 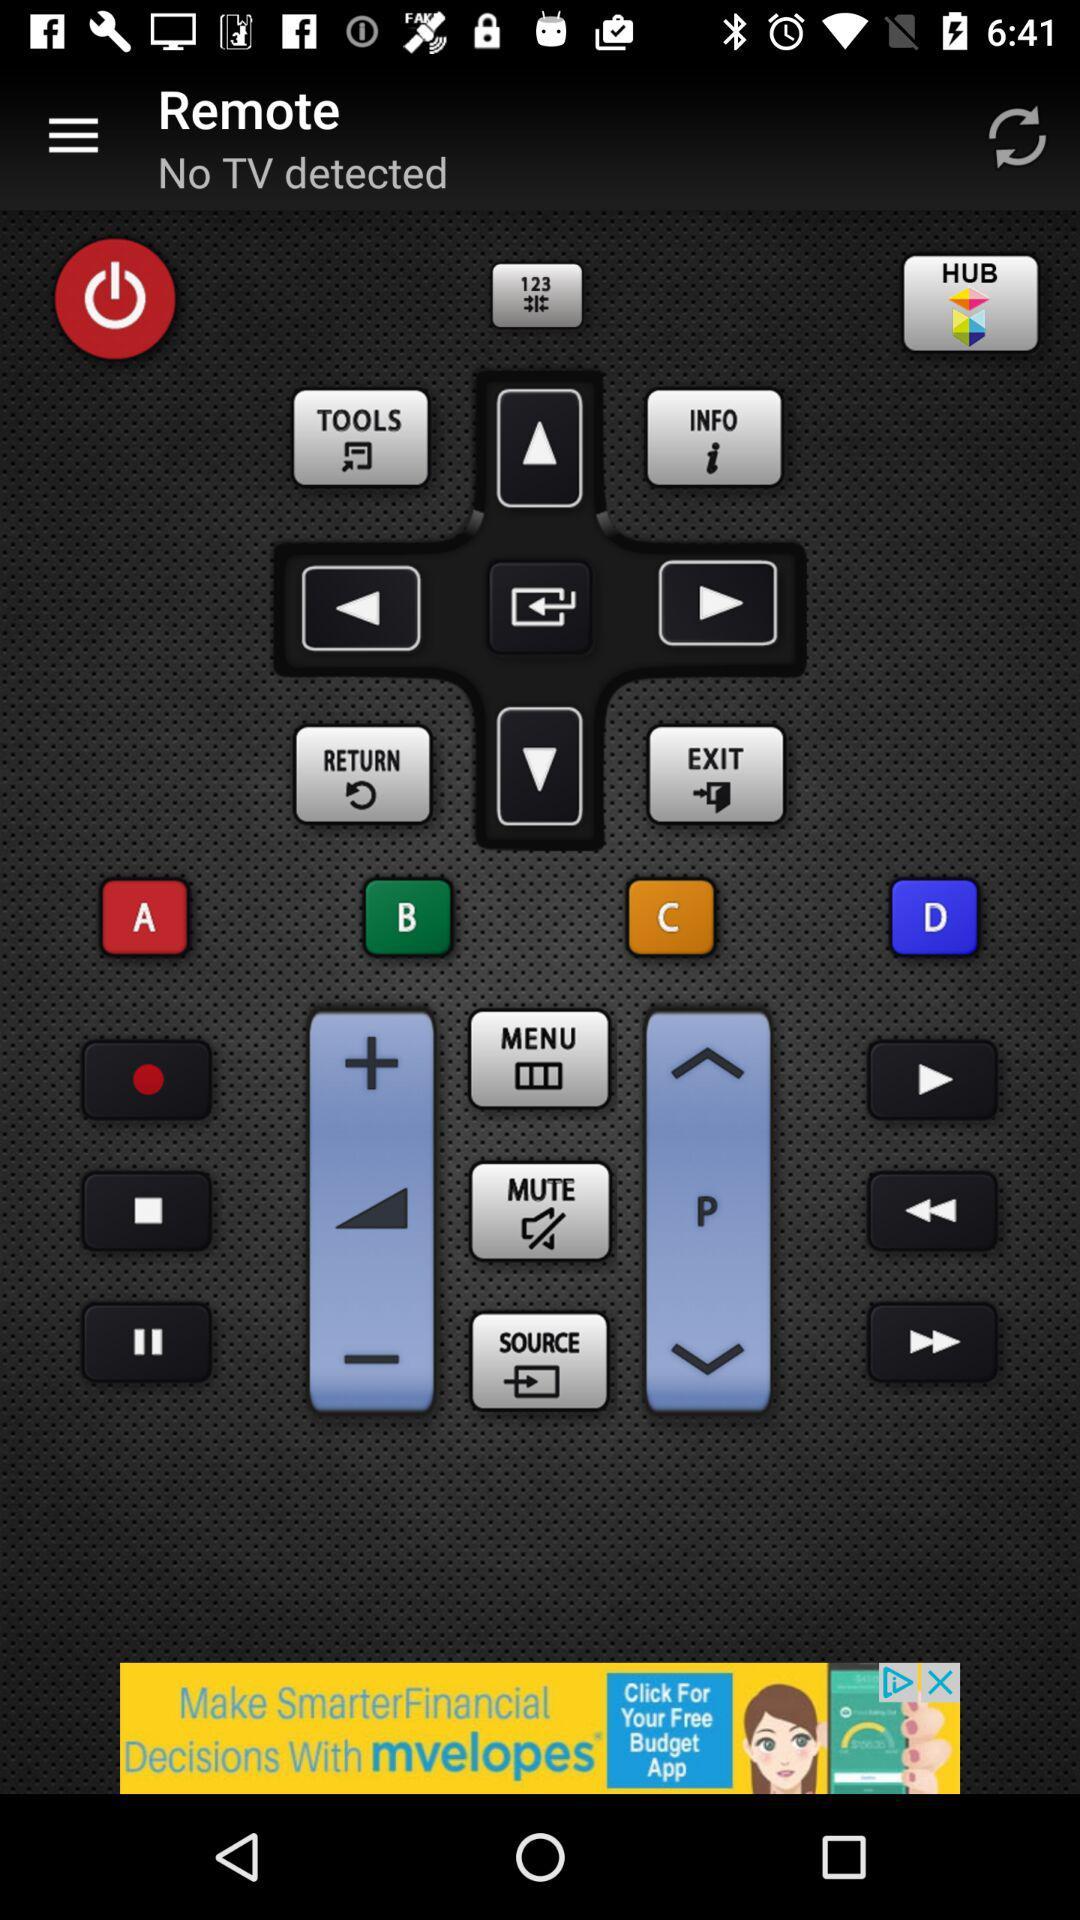 What do you see at coordinates (365, 606) in the screenshot?
I see `the arrow_backward icon` at bounding box center [365, 606].